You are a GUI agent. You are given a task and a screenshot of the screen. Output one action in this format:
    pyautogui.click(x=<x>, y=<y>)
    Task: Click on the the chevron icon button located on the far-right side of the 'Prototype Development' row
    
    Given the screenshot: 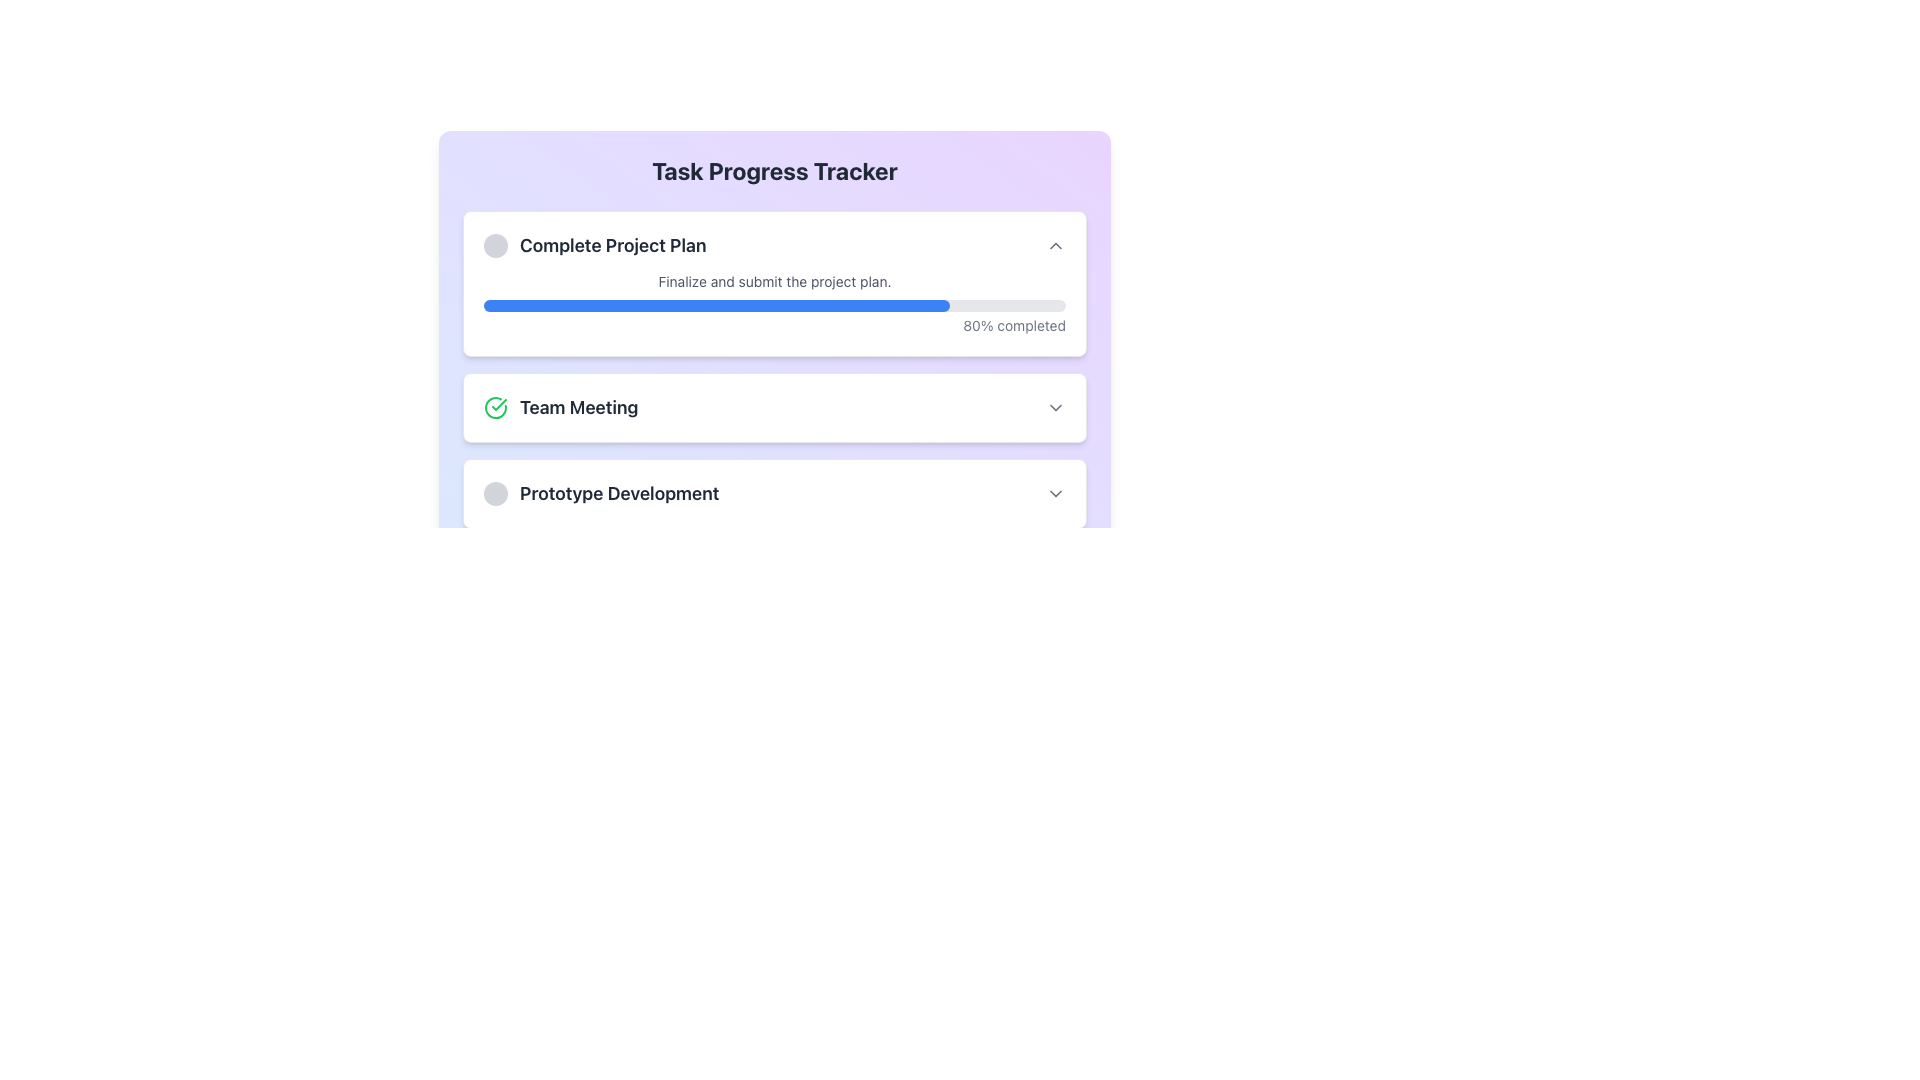 What is the action you would take?
    pyautogui.click(x=1055, y=493)
    